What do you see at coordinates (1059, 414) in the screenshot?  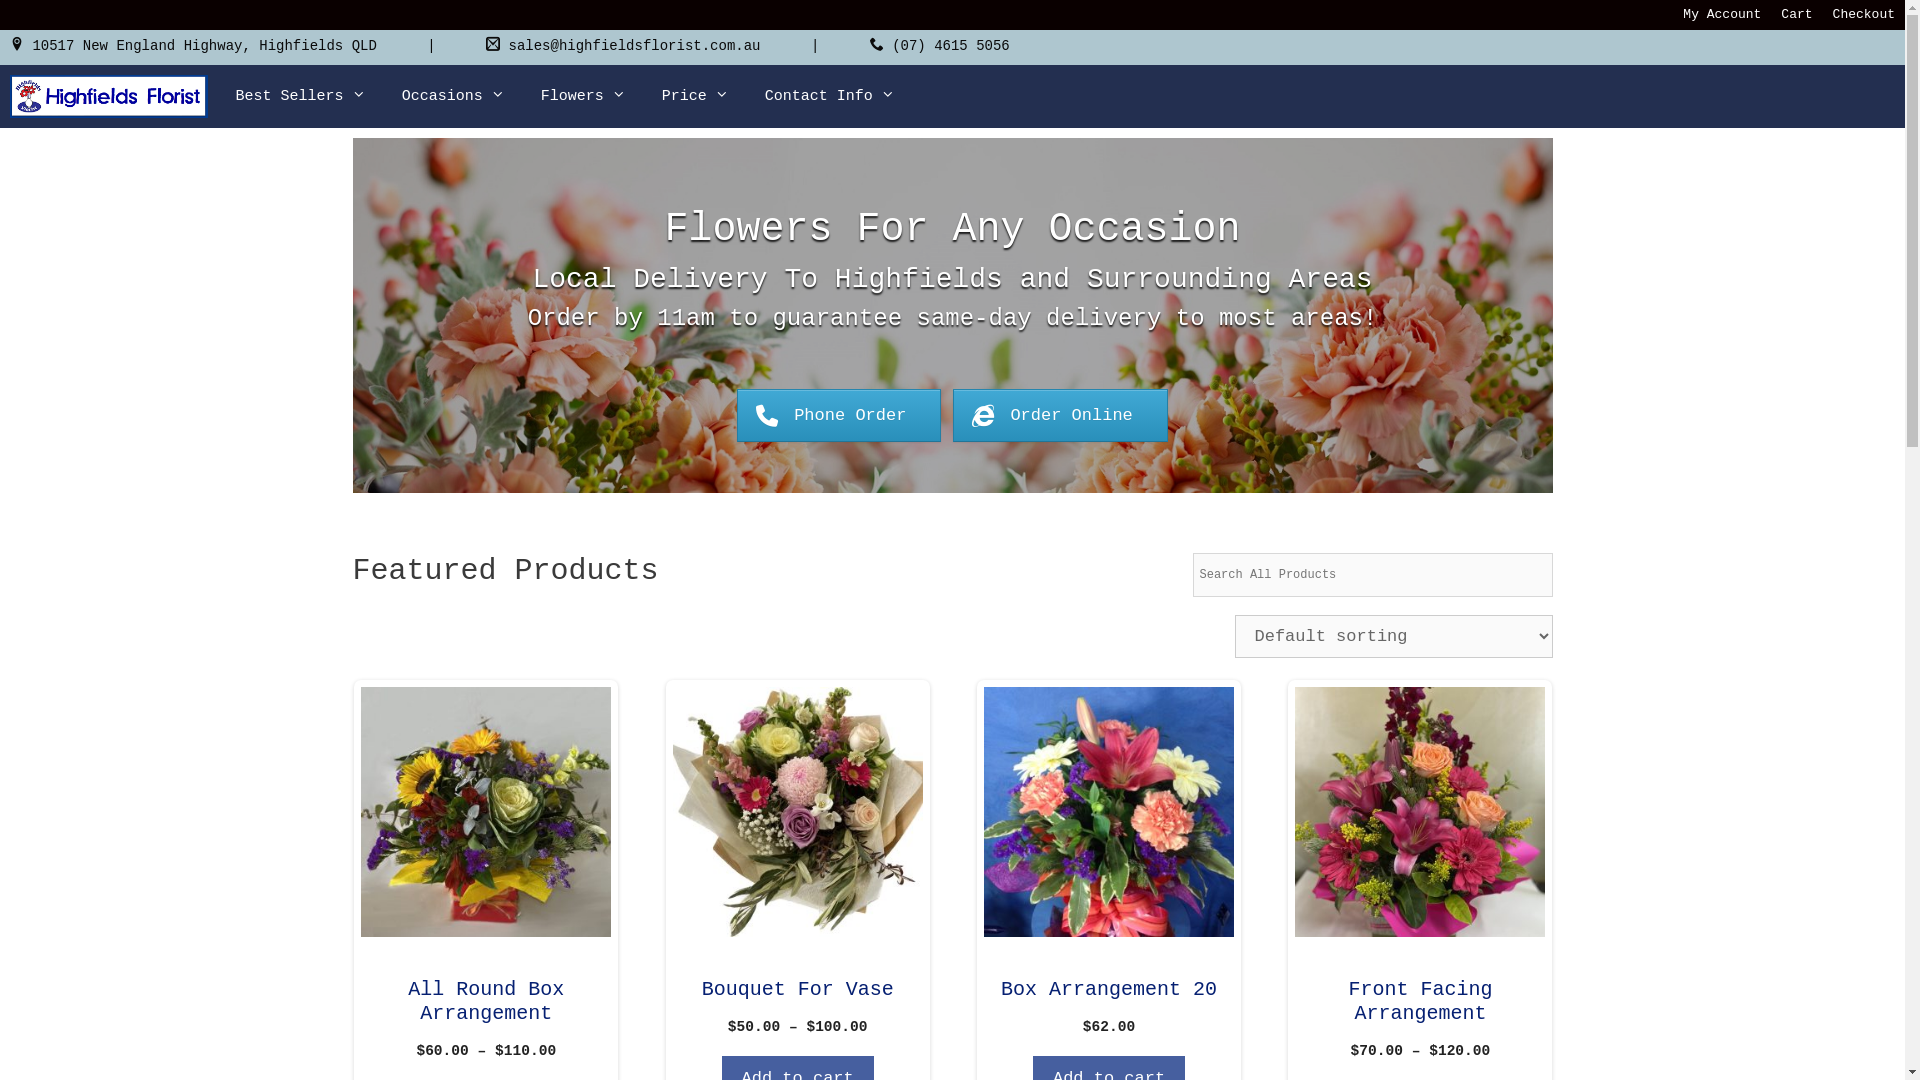 I see `'Order Online'` at bounding box center [1059, 414].